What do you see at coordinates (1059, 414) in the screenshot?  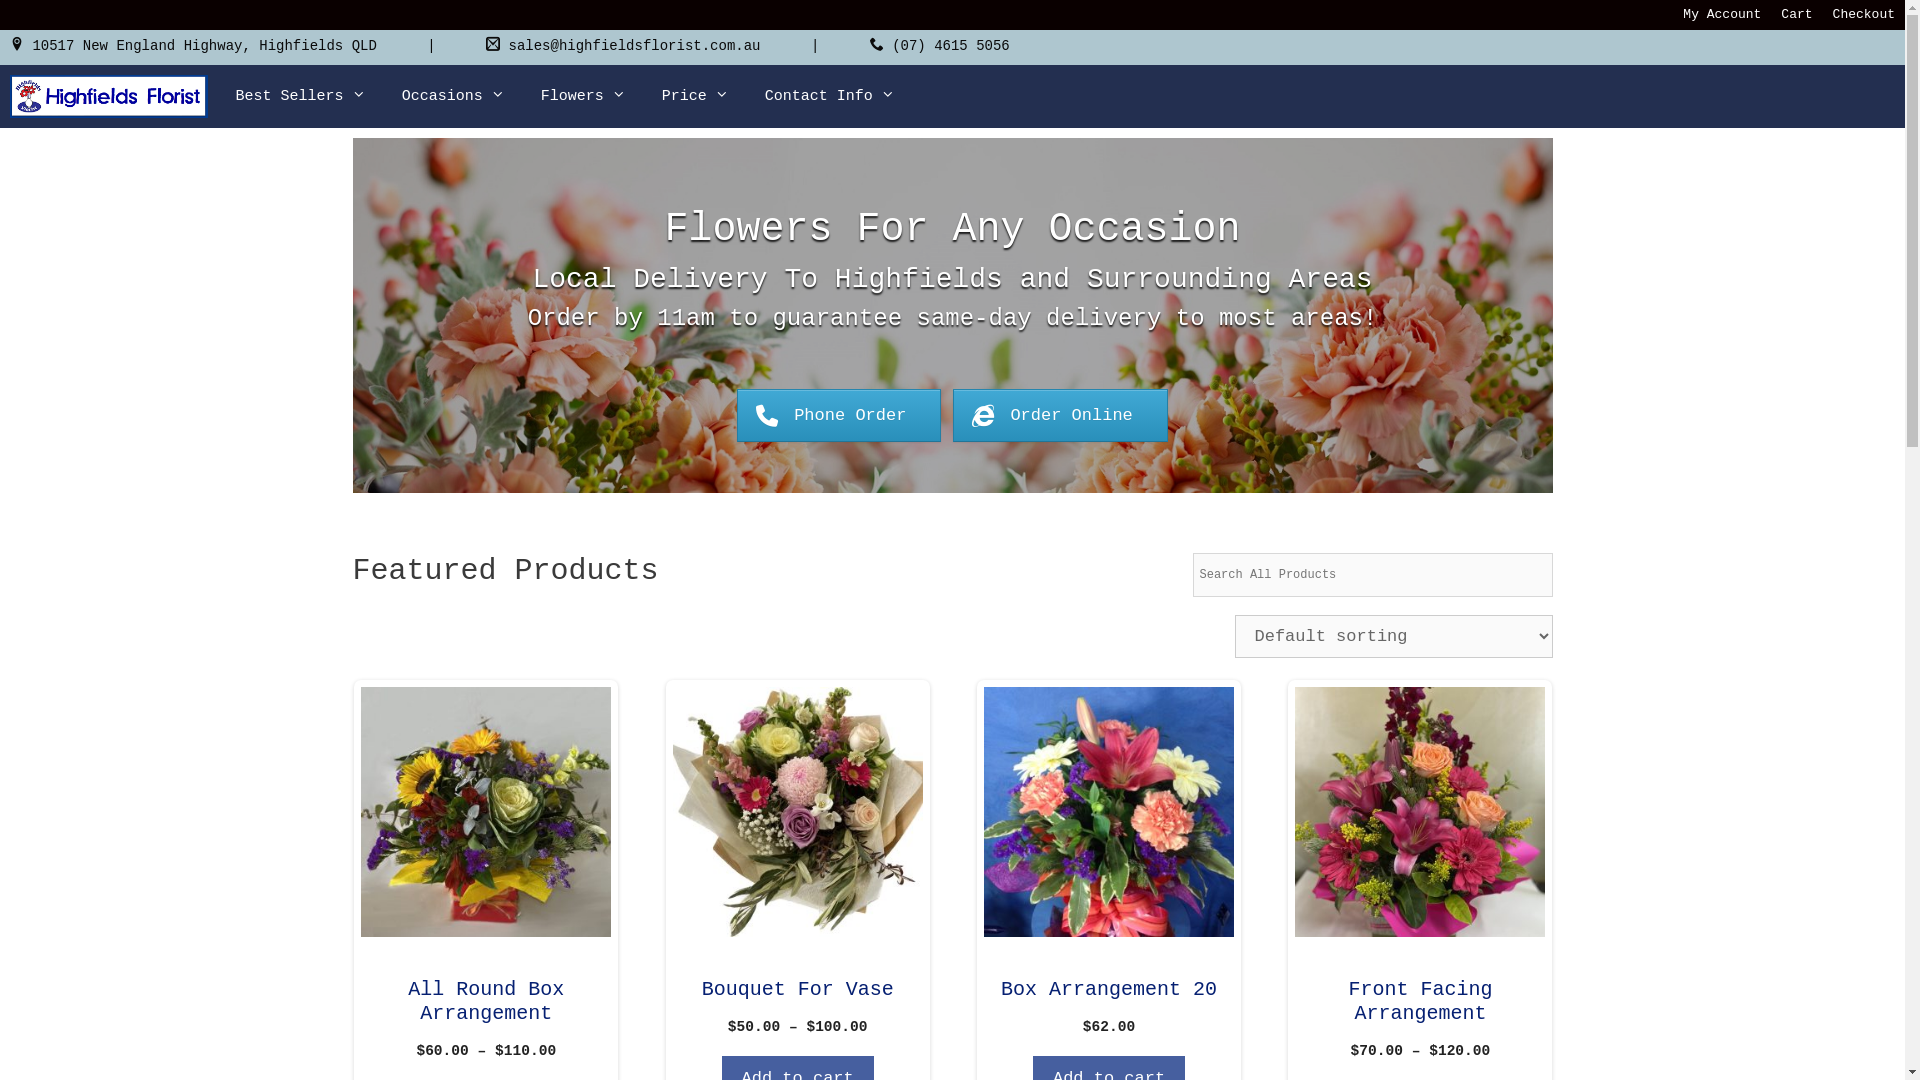 I see `'Order Online'` at bounding box center [1059, 414].